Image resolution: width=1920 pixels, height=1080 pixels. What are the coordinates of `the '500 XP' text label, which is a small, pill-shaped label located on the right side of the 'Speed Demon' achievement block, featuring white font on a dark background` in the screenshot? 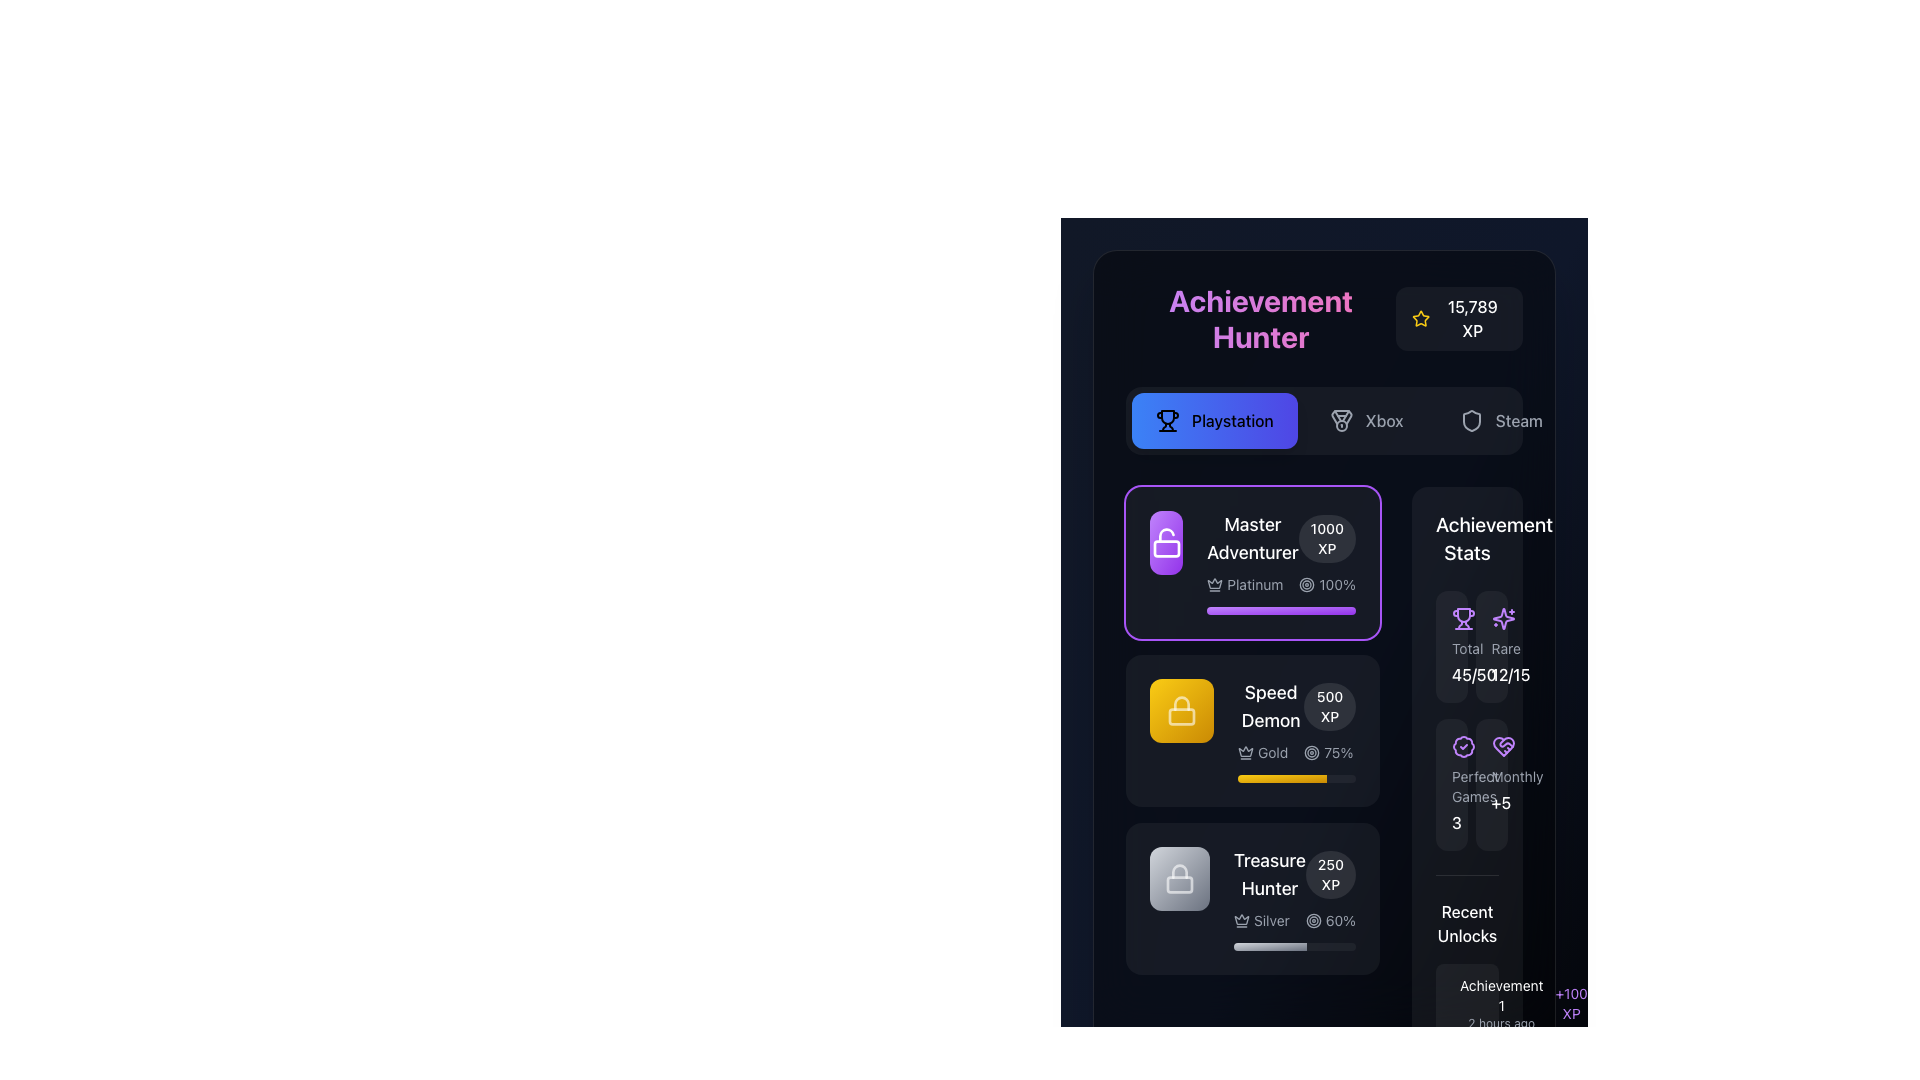 It's located at (1330, 705).